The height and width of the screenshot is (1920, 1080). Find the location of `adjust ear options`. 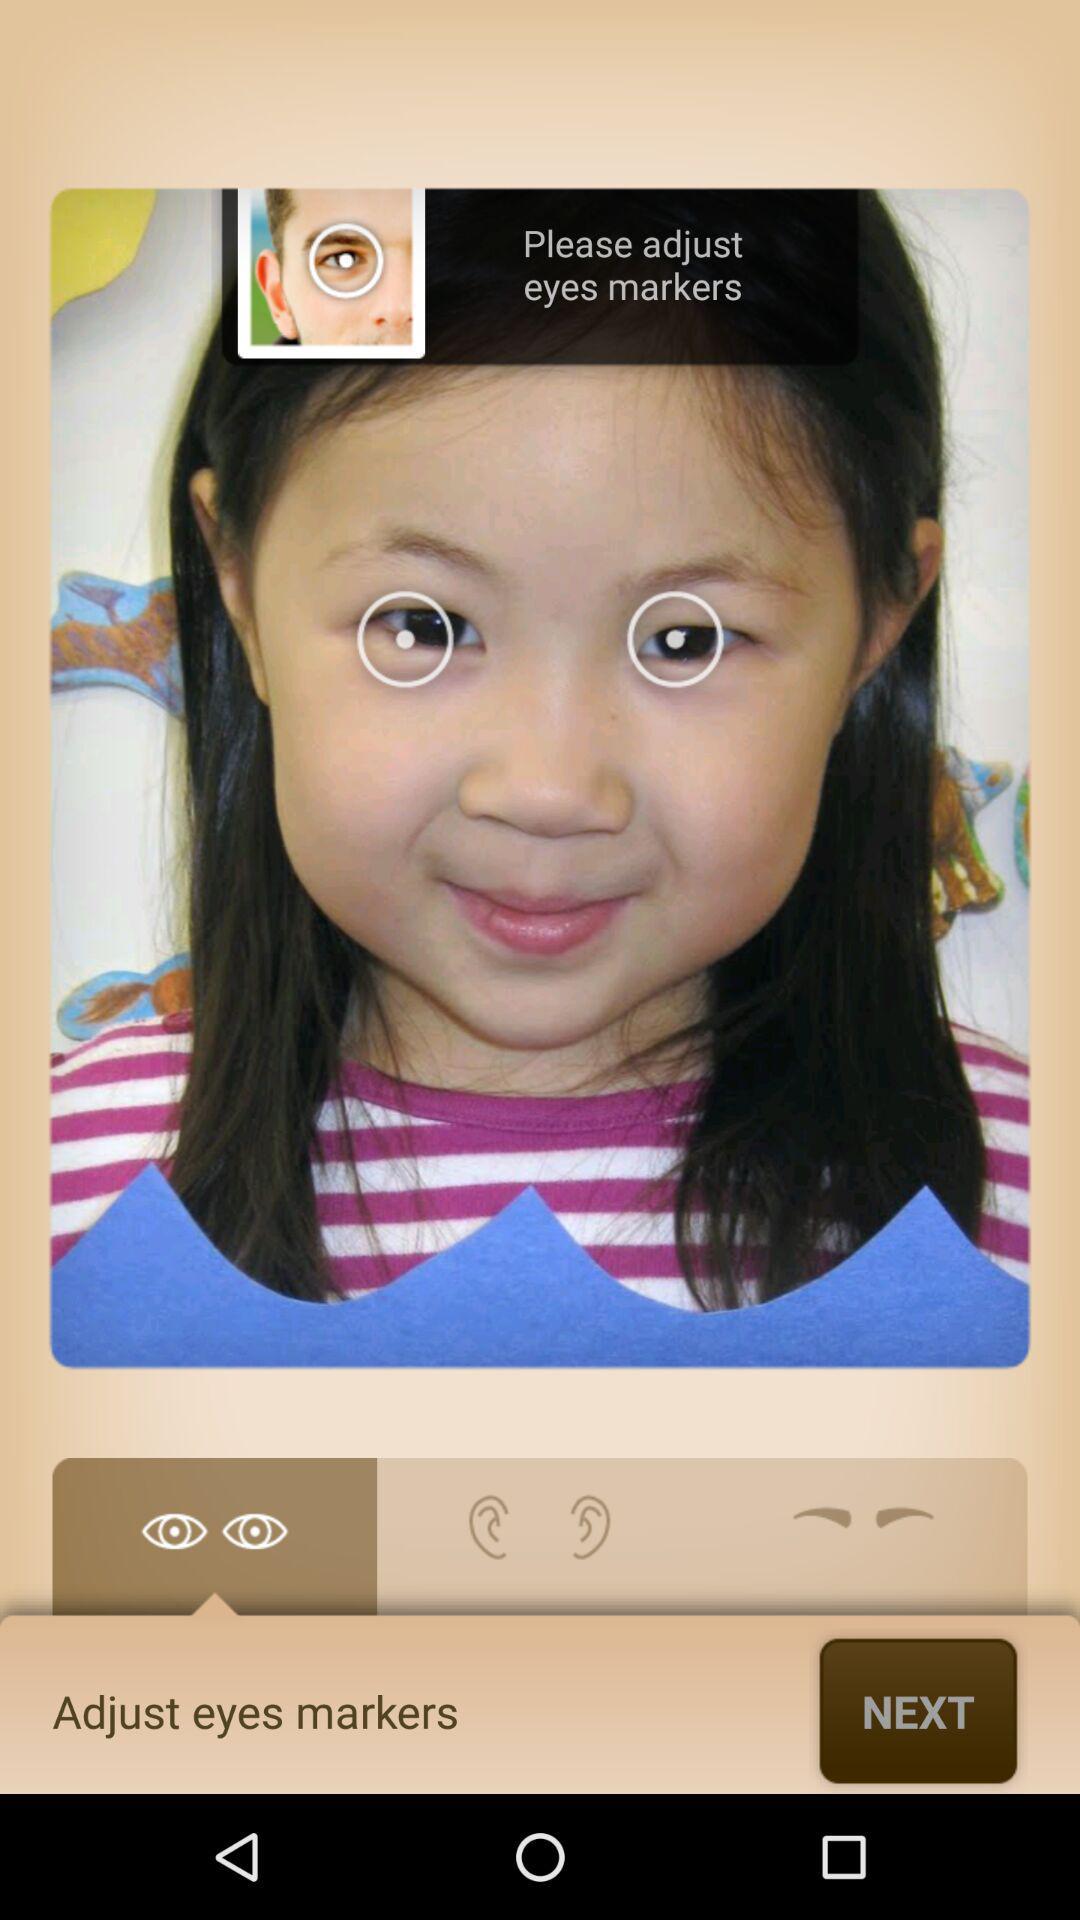

adjust ear options is located at coordinates (538, 1546).